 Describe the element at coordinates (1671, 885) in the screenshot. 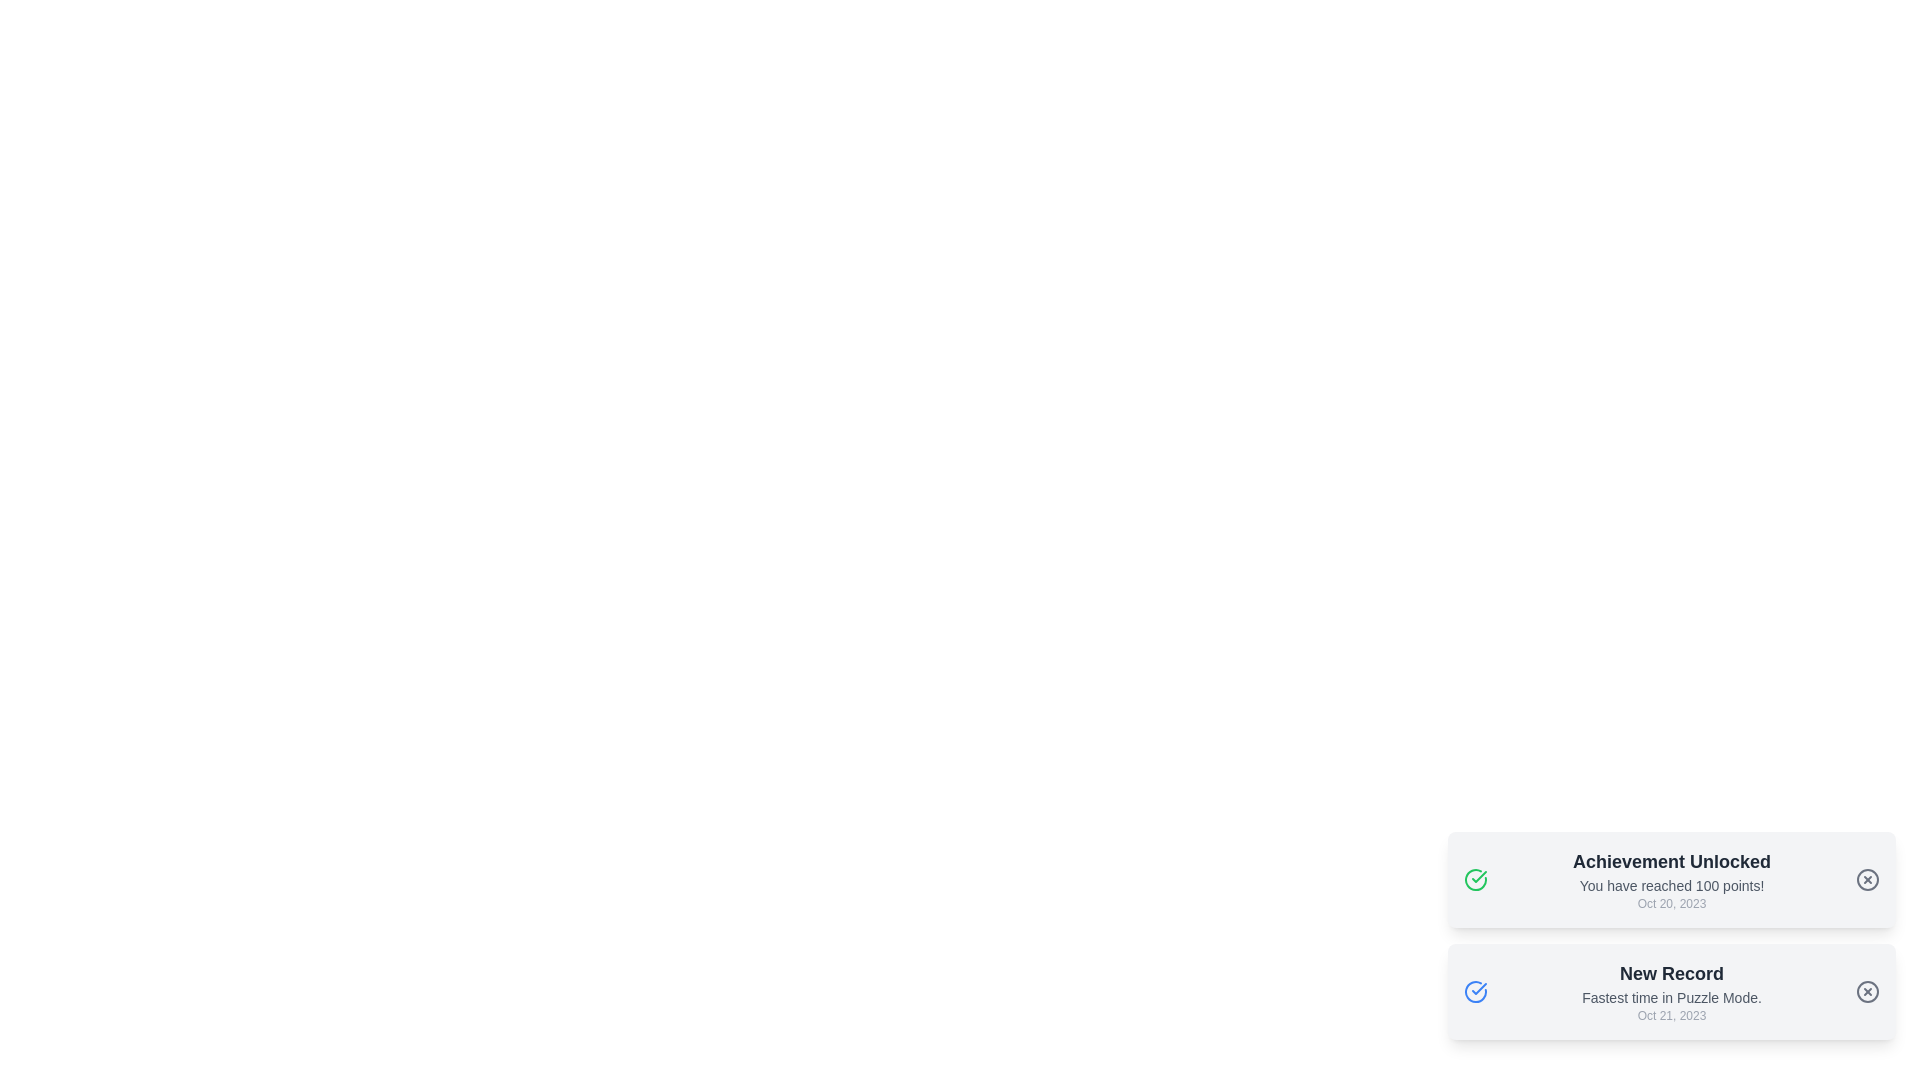

I see `static text message that states 'You have reached 100 points!' located in the notification card below the title 'Achievement Unlocked'` at that location.